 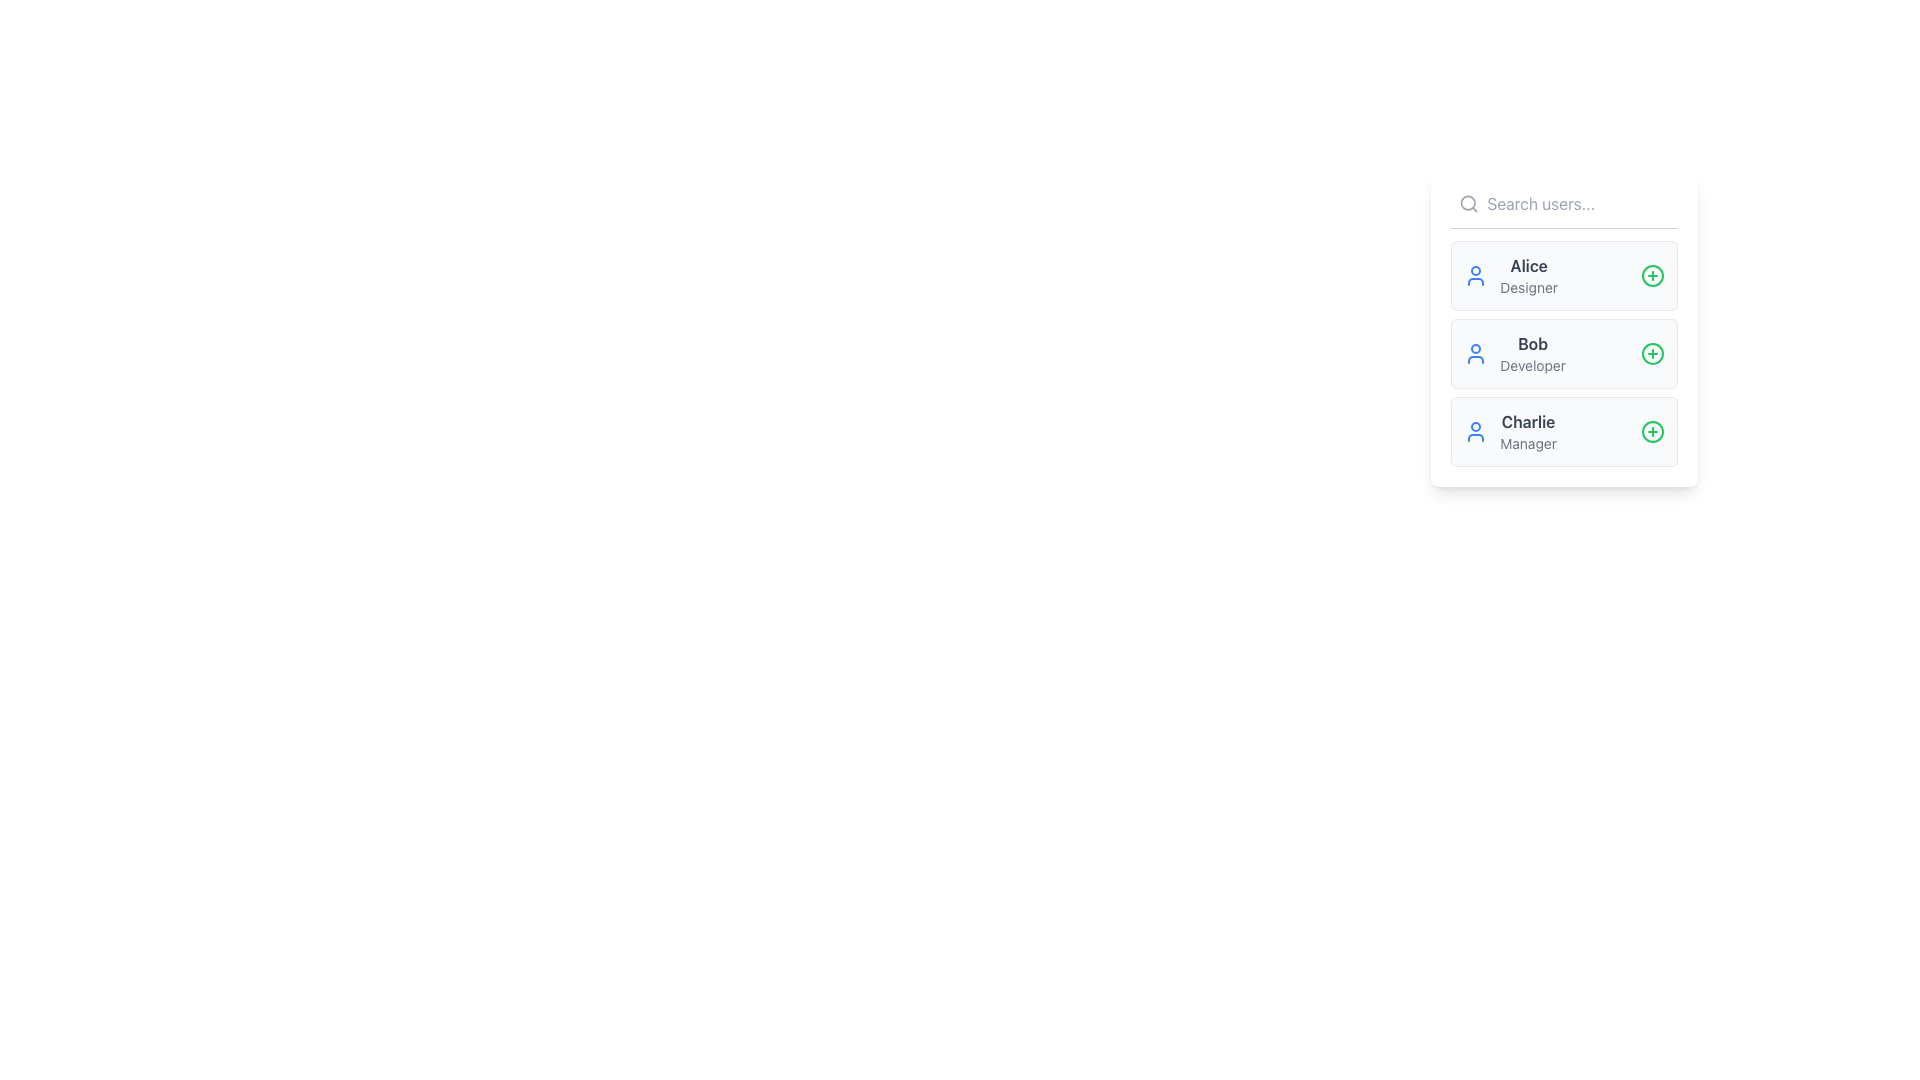 I want to click on text label that displays the user's name, located above the 'Designer' label in the first entry of the vertical user list, so click(x=1528, y=265).